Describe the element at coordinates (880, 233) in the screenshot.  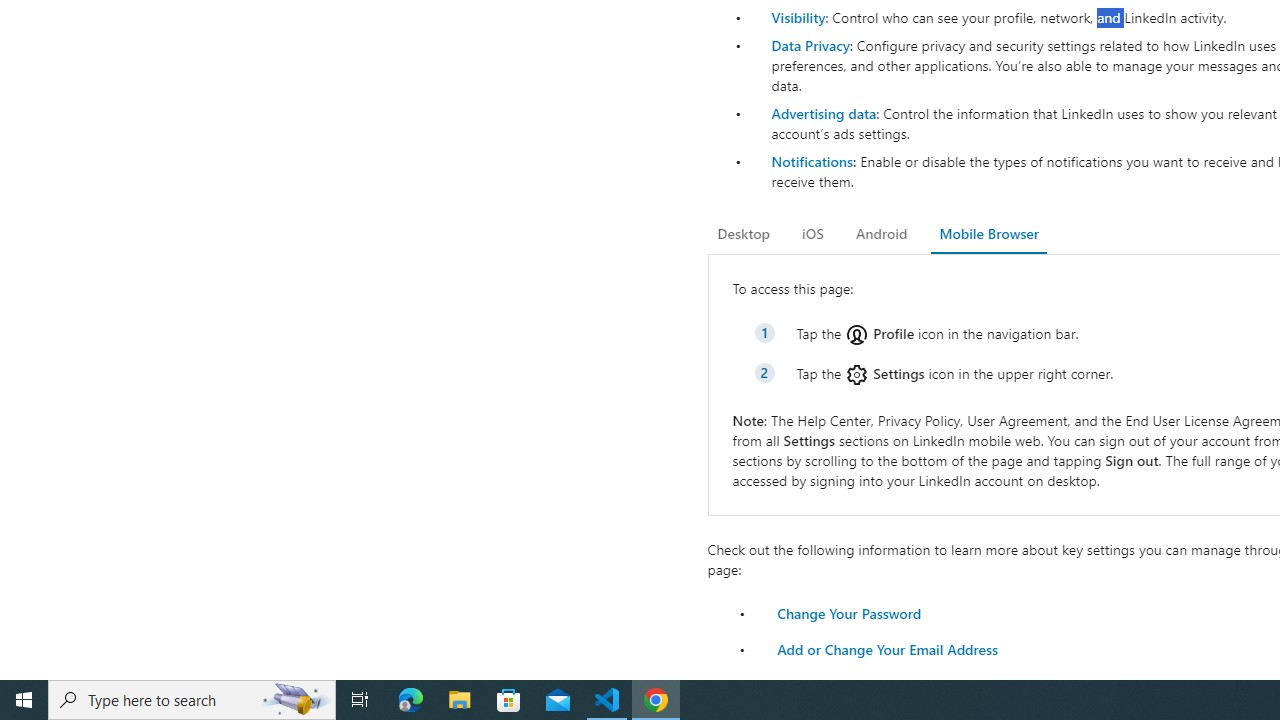
I see `'Android'` at that location.